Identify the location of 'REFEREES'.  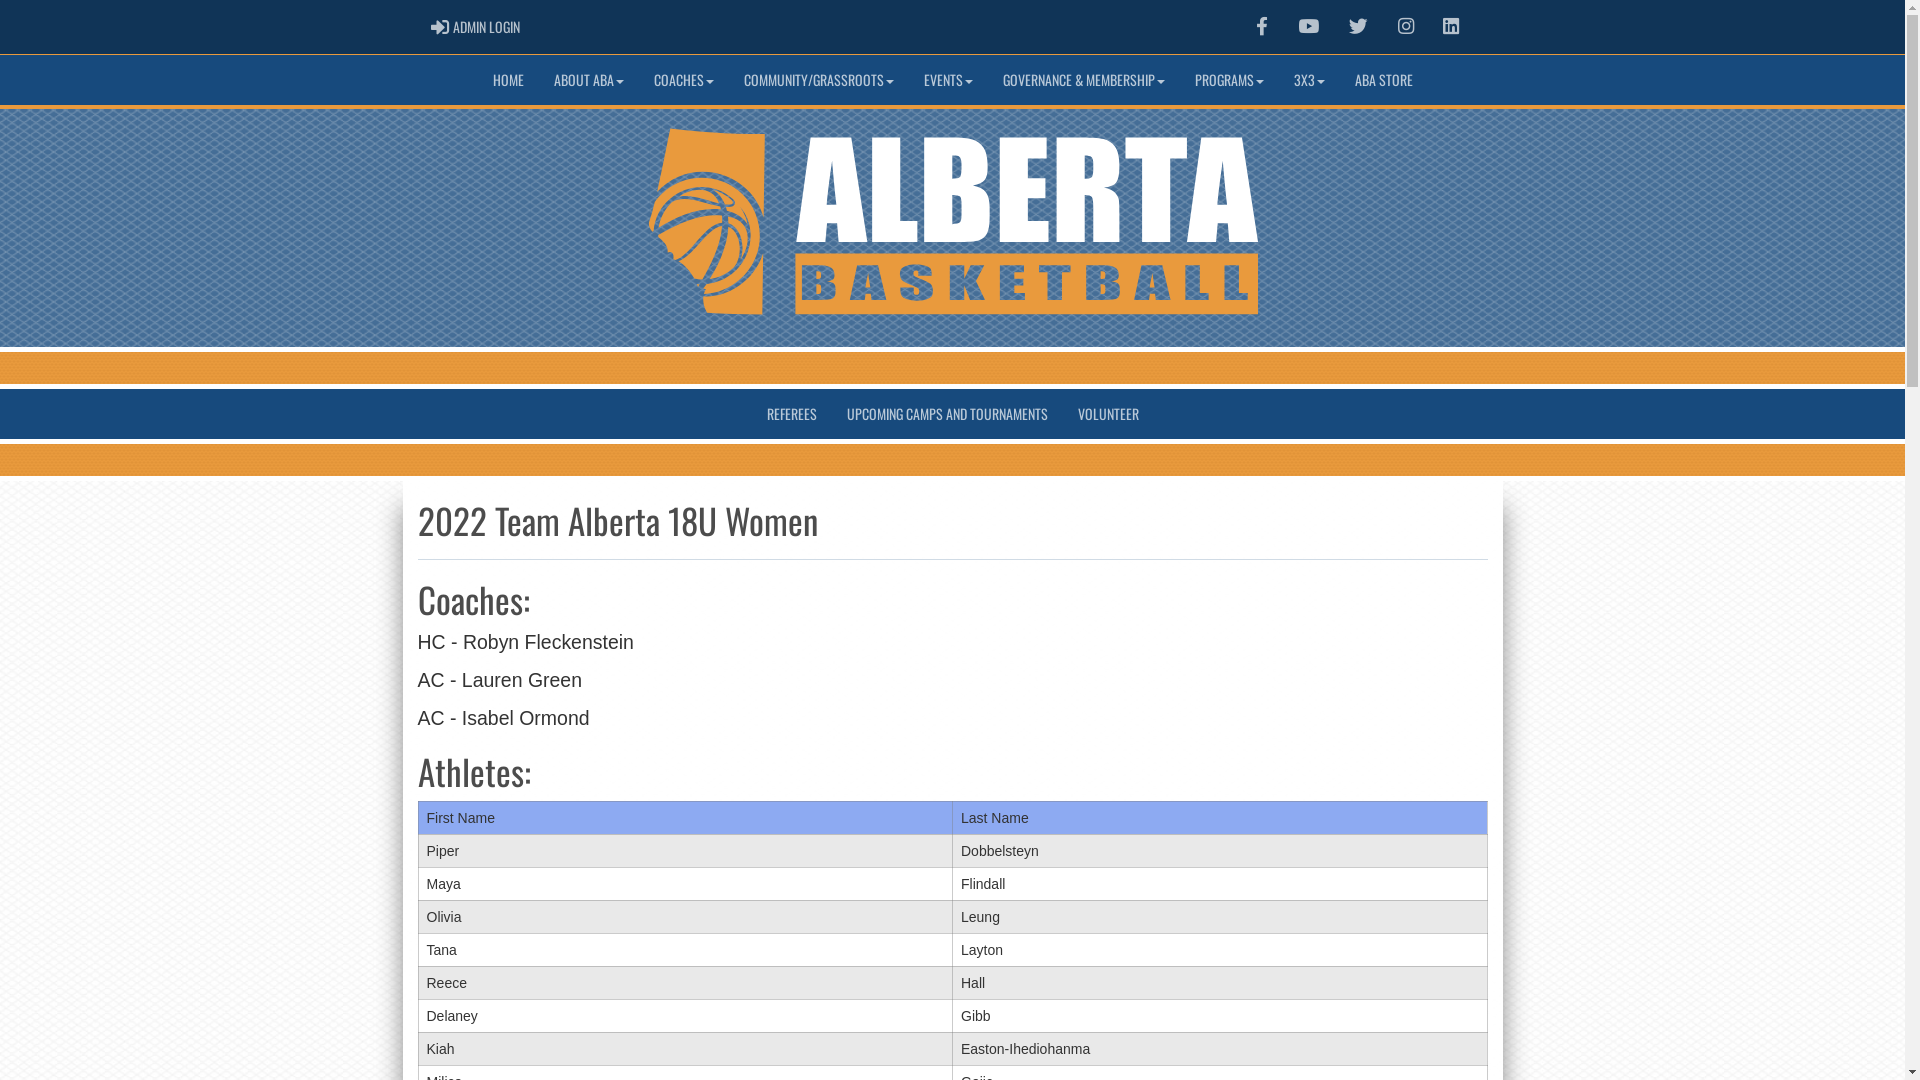
(791, 412).